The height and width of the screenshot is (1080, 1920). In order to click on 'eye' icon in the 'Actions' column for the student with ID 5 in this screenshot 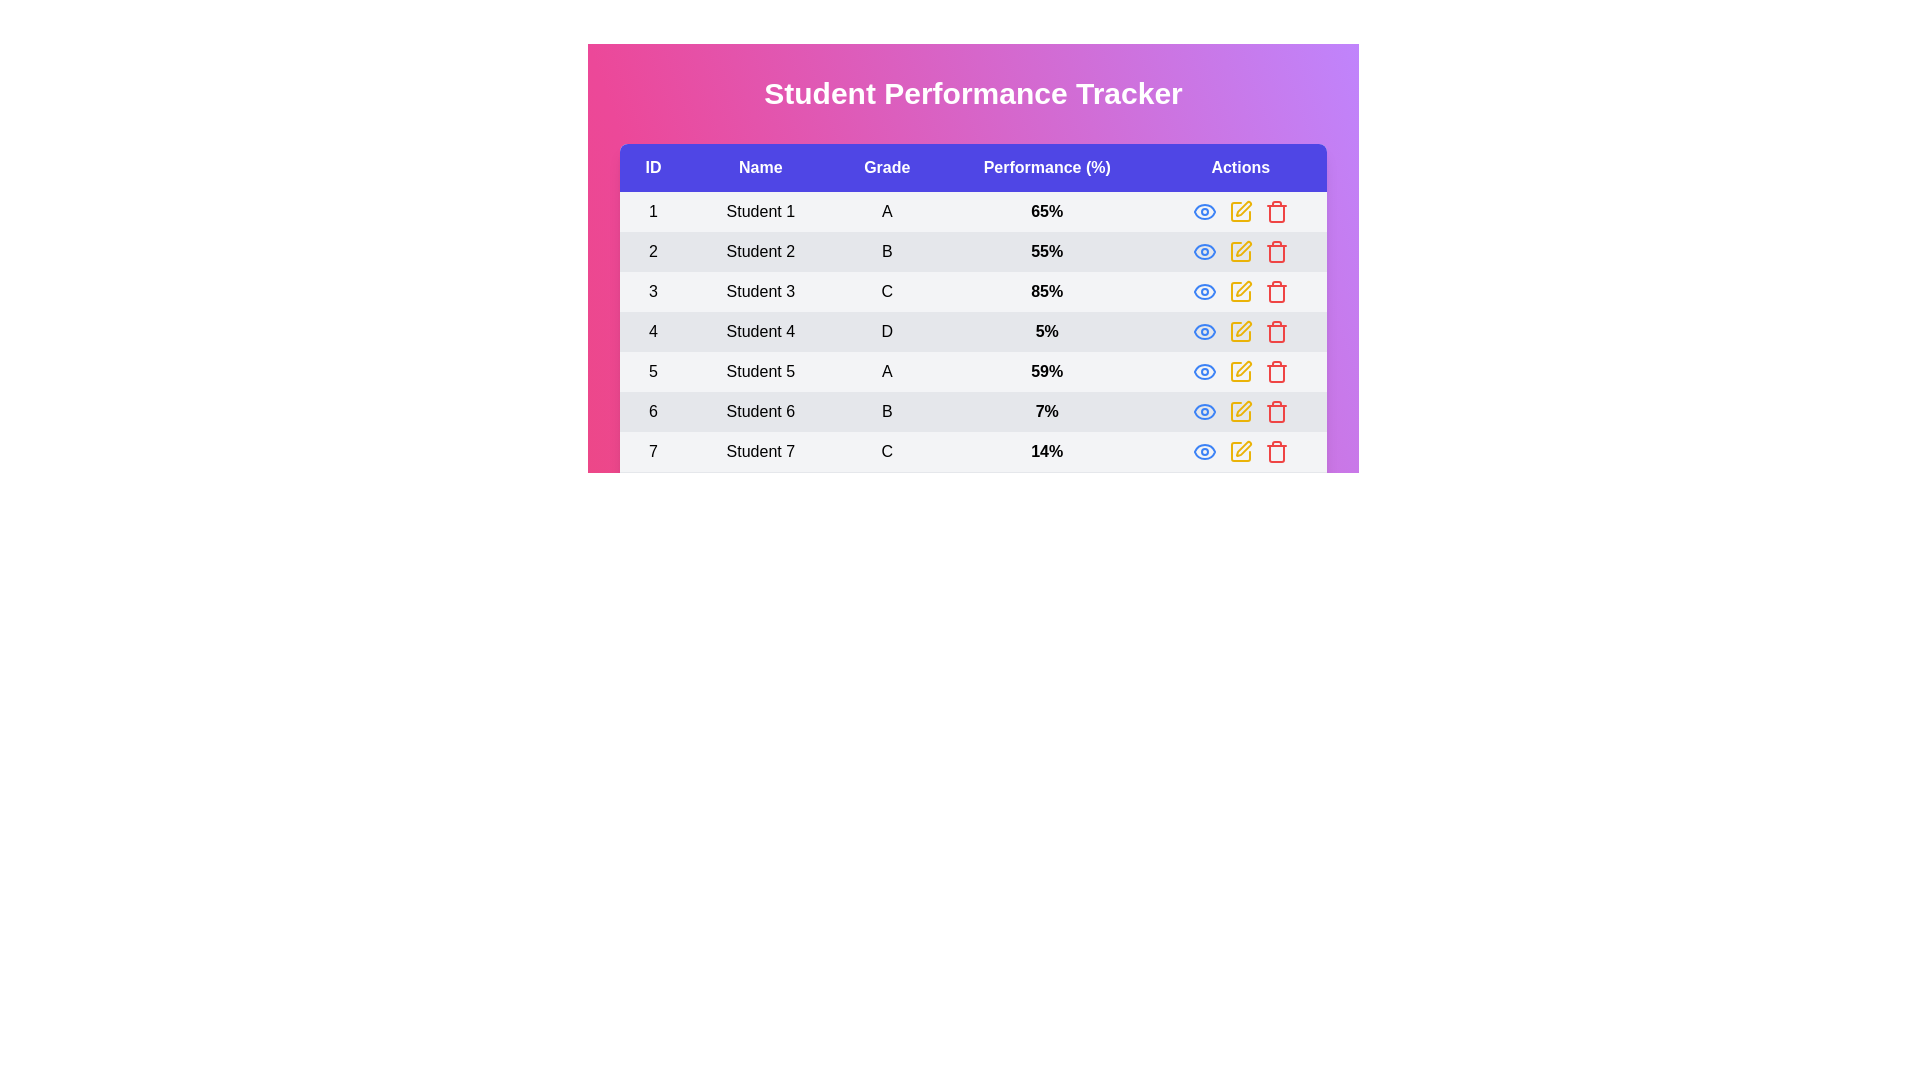, I will do `click(1203, 371)`.